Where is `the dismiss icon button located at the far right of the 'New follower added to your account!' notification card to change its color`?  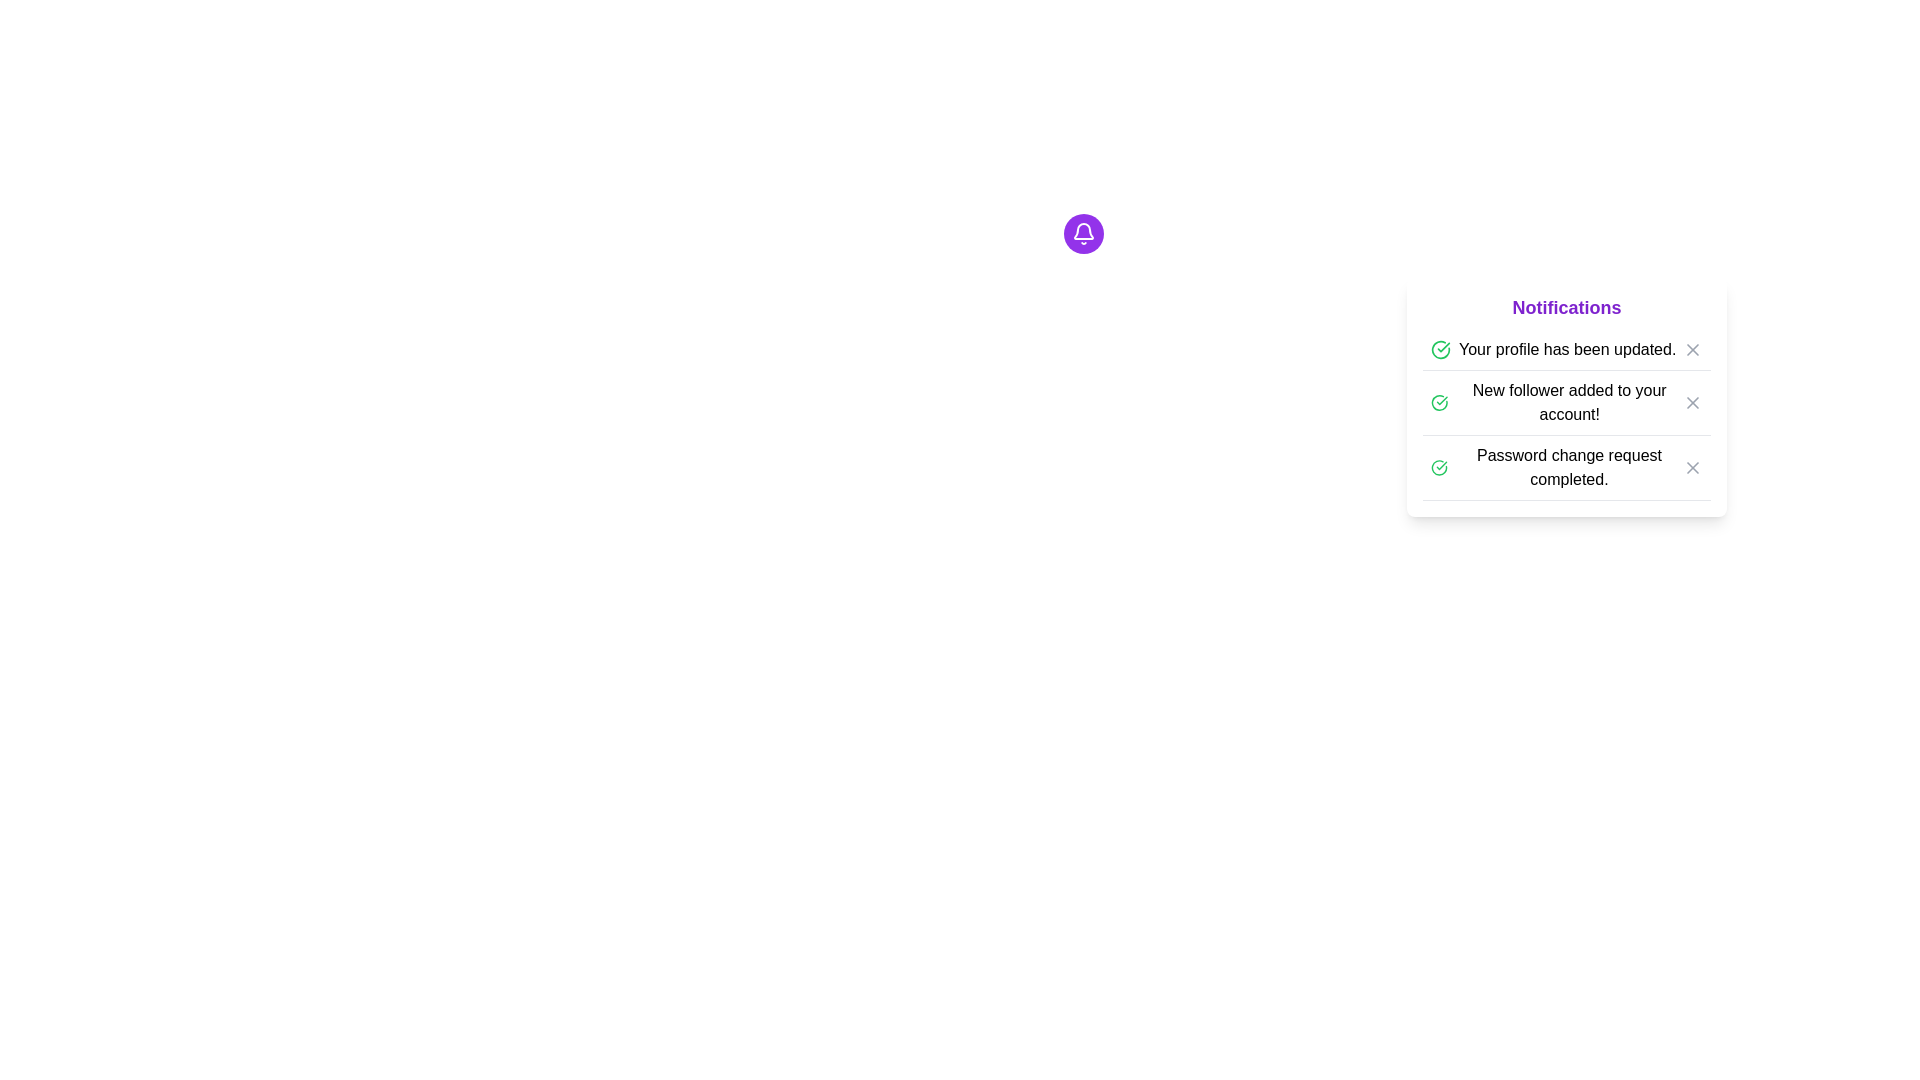
the dismiss icon button located at the far right of the 'New follower added to your account!' notification card to change its color is located at coordinates (1692, 402).